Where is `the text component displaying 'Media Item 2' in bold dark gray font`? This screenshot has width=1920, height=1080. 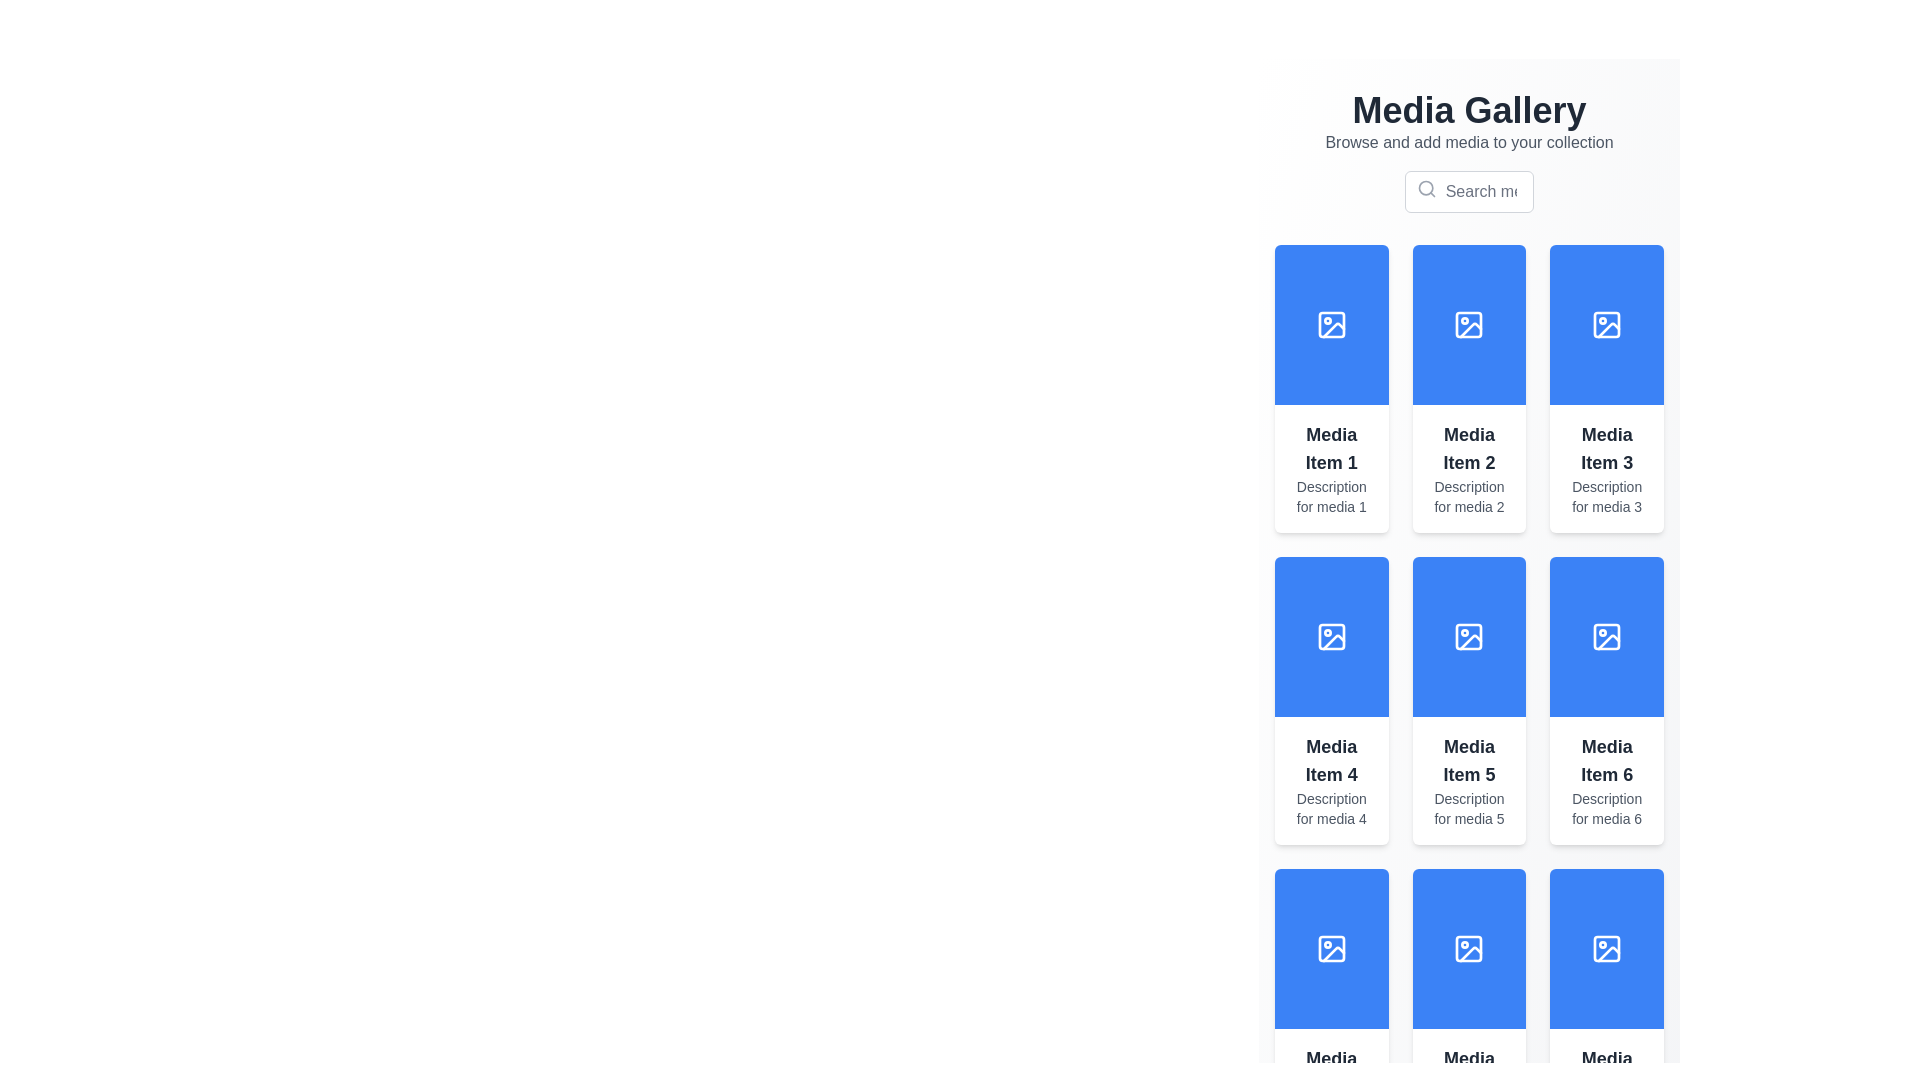 the text component displaying 'Media Item 2' in bold dark gray font is located at coordinates (1469, 447).